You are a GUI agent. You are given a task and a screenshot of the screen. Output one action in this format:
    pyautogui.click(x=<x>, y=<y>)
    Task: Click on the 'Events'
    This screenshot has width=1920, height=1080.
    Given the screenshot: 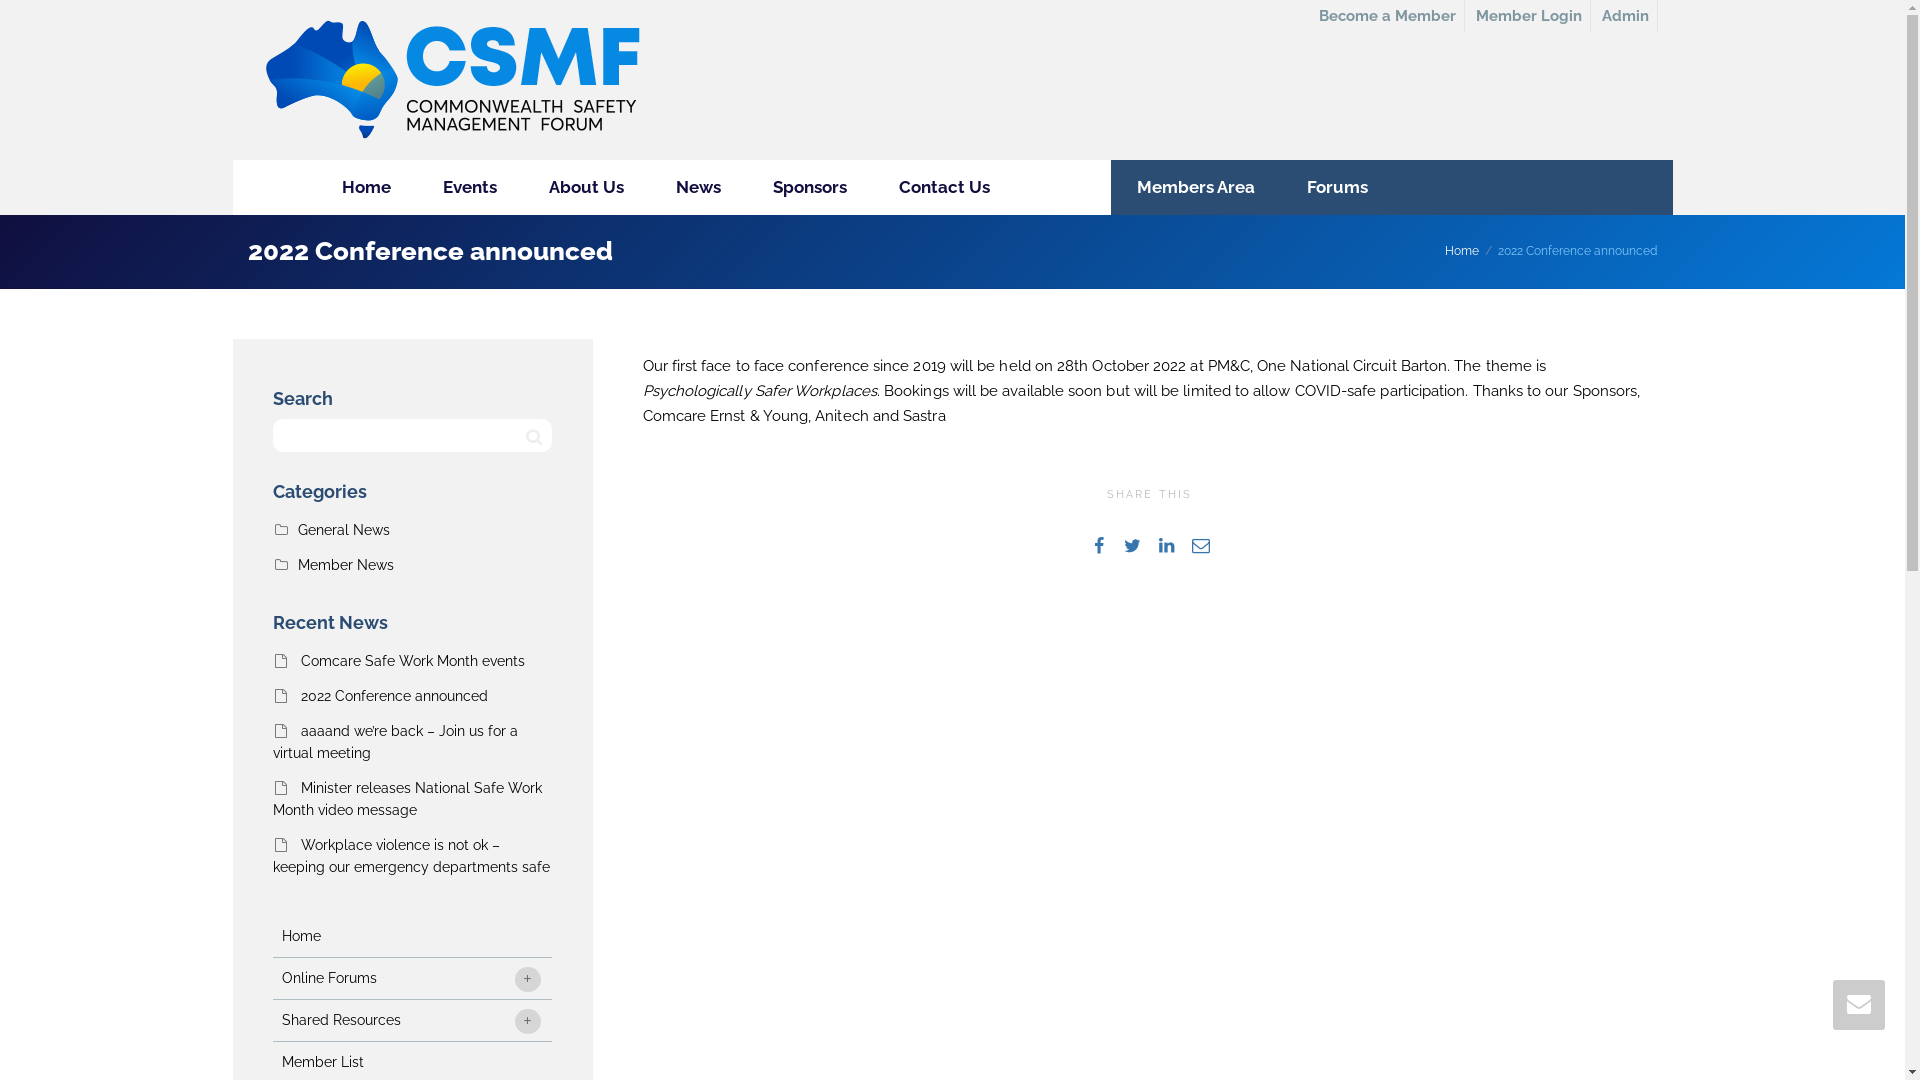 What is the action you would take?
    pyautogui.click(x=468, y=187)
    